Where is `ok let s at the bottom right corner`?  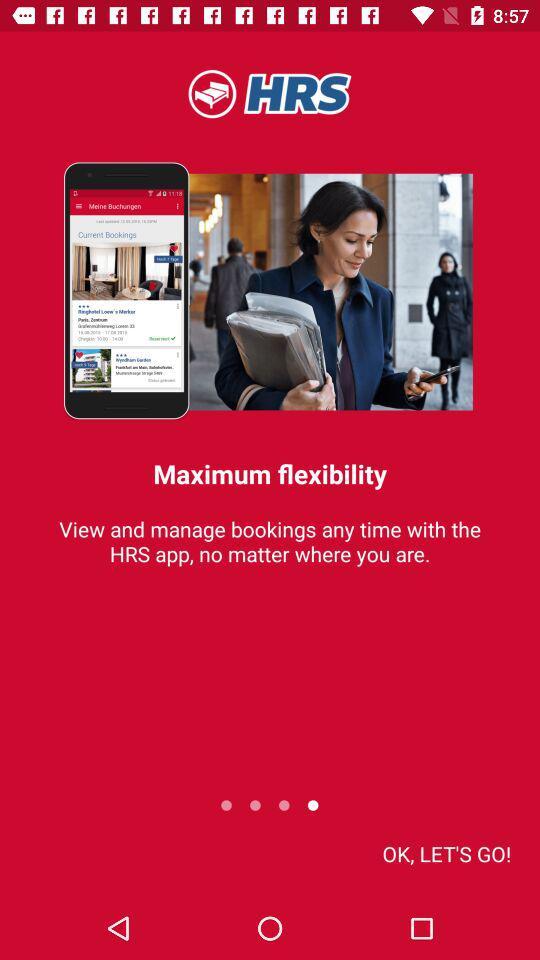 ok let s at the bottom right corner is located at coordinates (446, 852).